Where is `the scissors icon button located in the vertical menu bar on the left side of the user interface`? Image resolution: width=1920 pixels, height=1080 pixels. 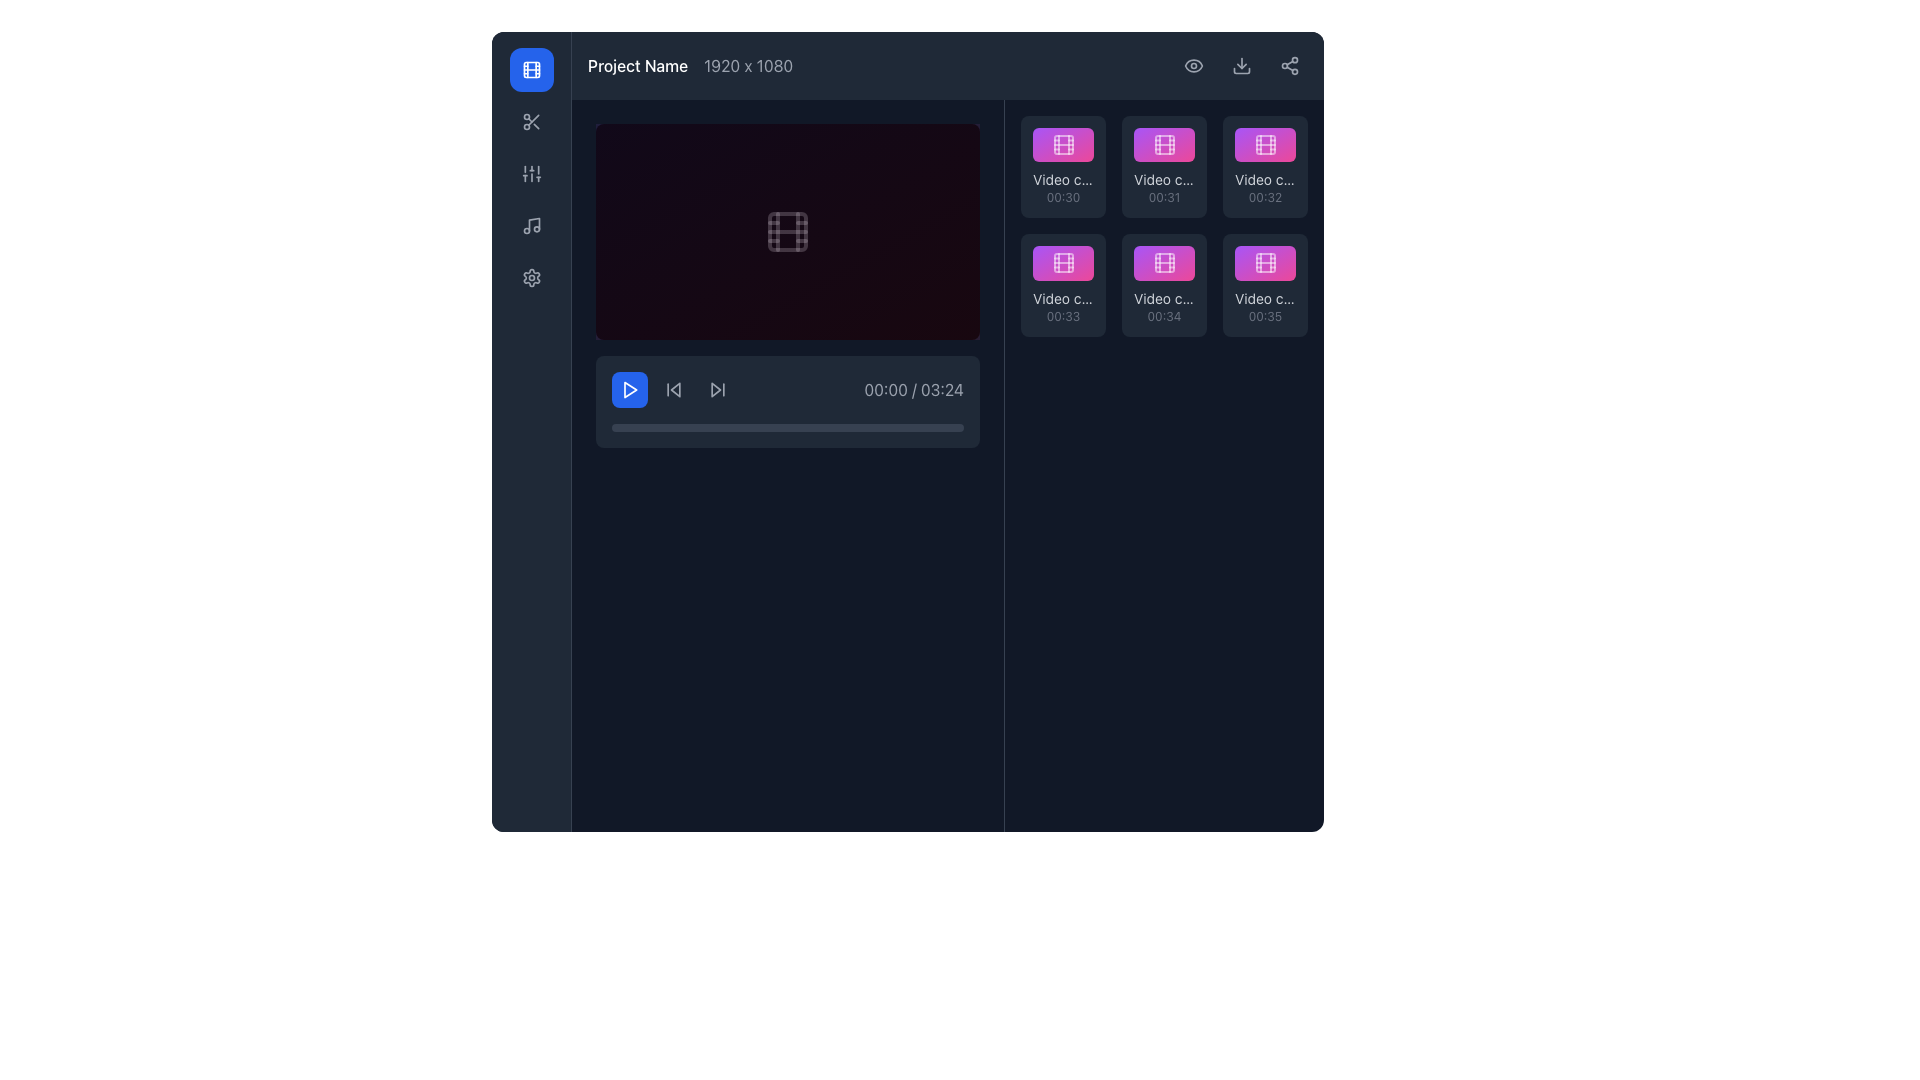 the scissors icon button located in the vertical menu bar on the left side of the user interface is located at coordinates (531, 122).